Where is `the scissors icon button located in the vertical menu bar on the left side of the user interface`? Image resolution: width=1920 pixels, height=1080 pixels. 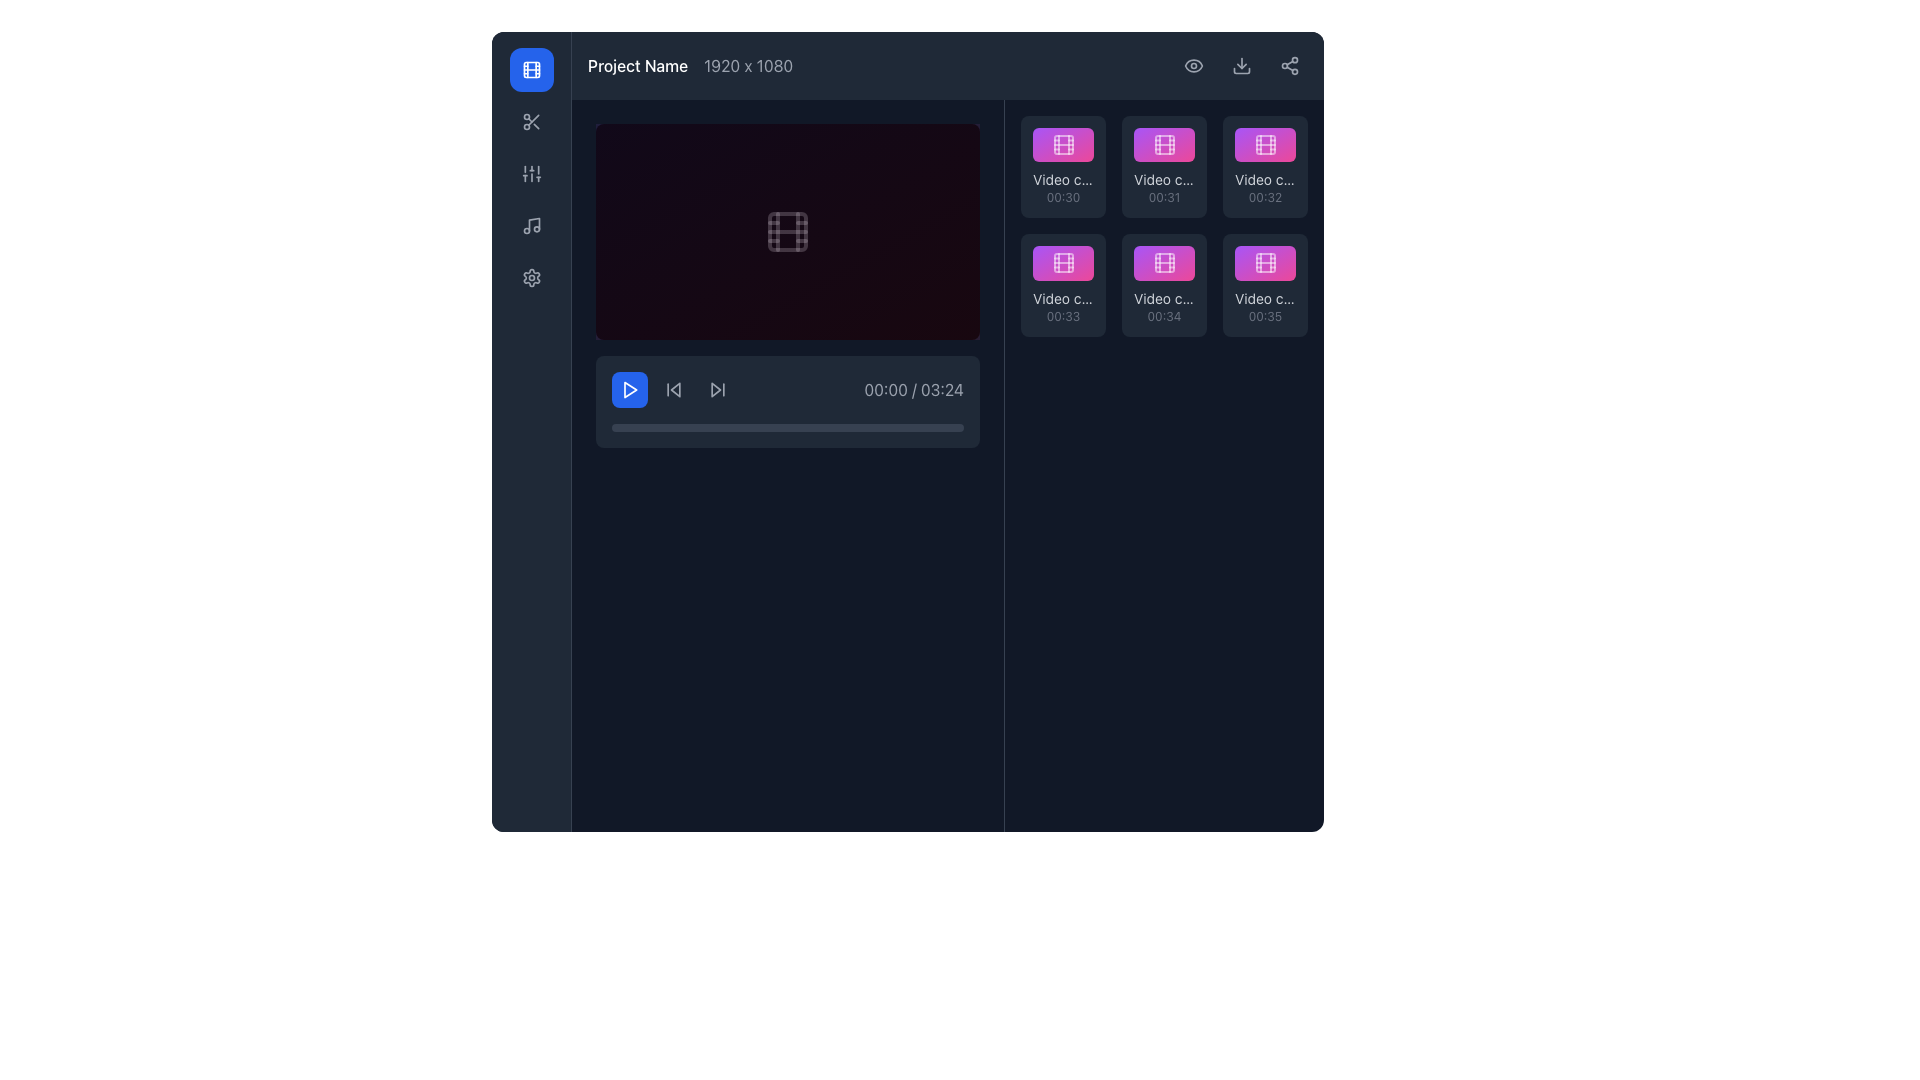 the scissors icon button located in the vertical menu bar on the left side of the user interface is located at coordinates (531, 122).